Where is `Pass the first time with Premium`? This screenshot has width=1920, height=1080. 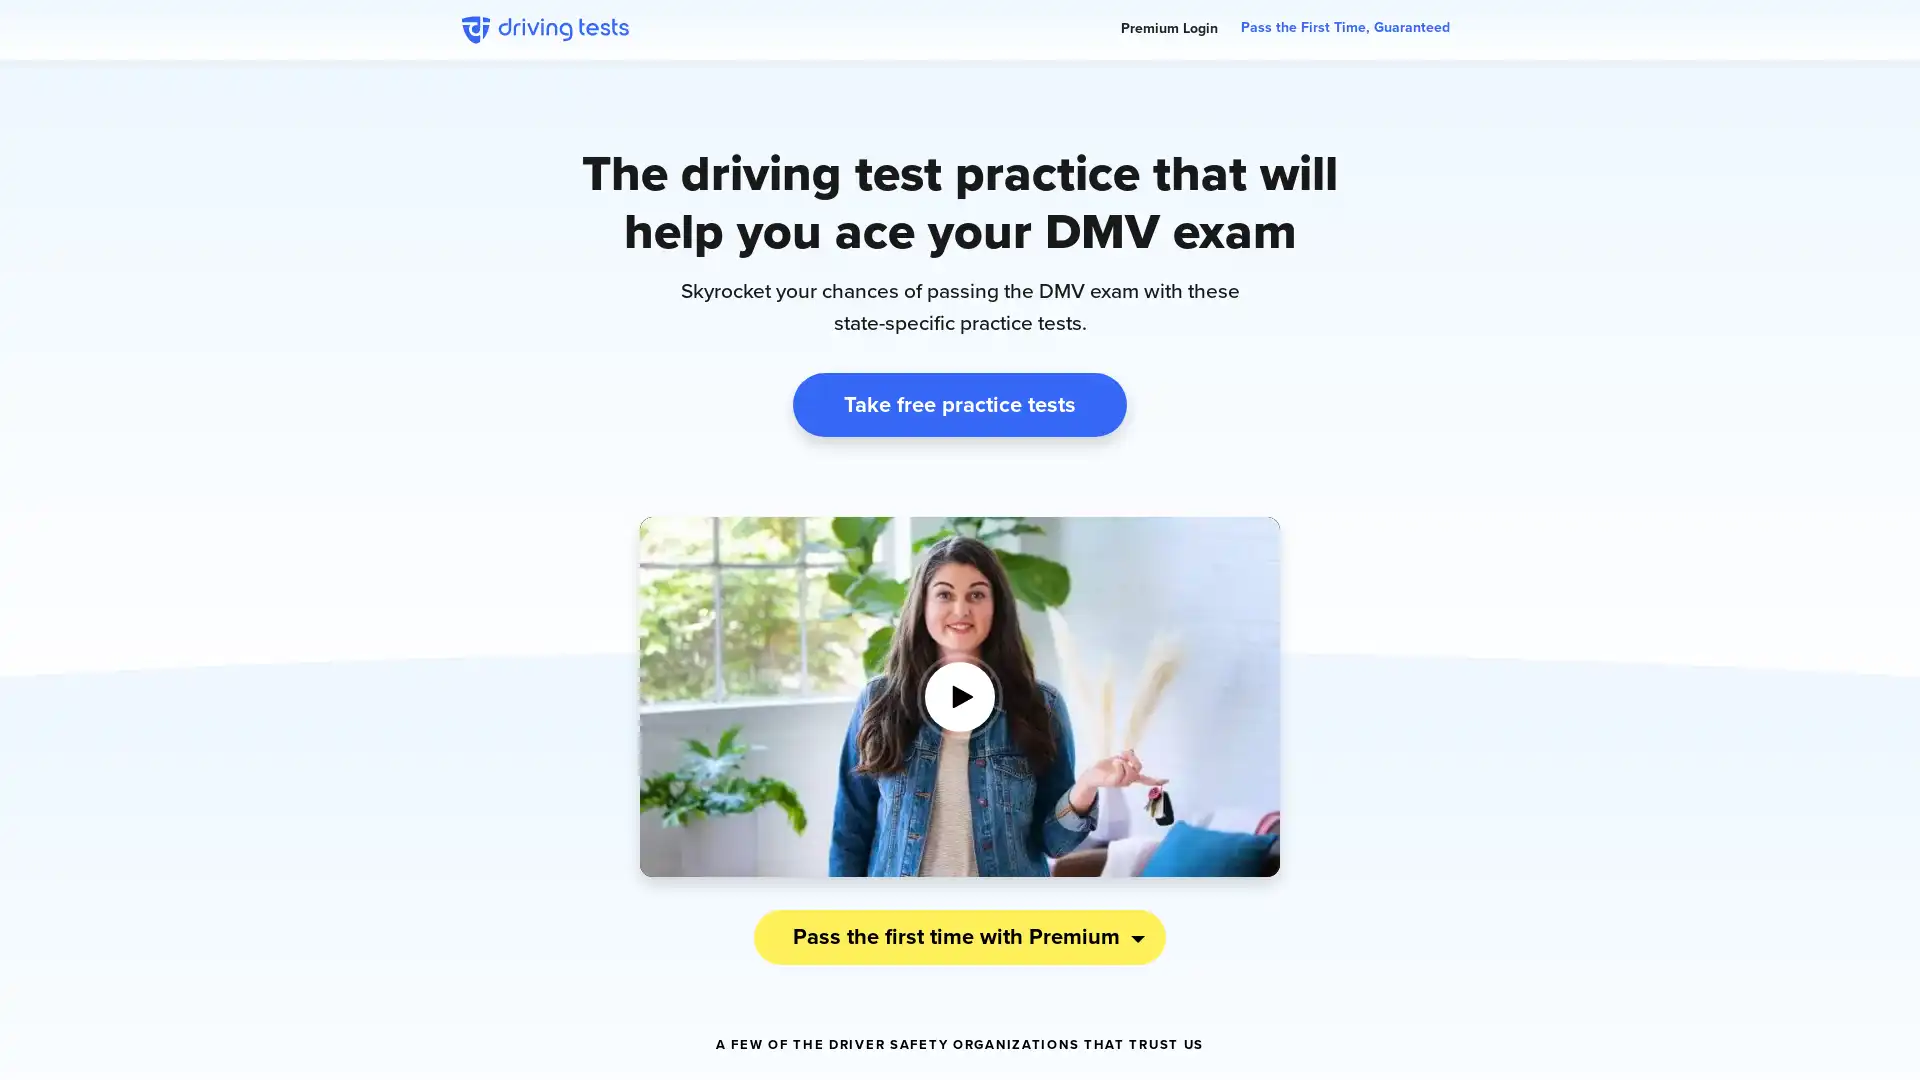
Pass the first time with Premium is located at coordinates (958, 937).